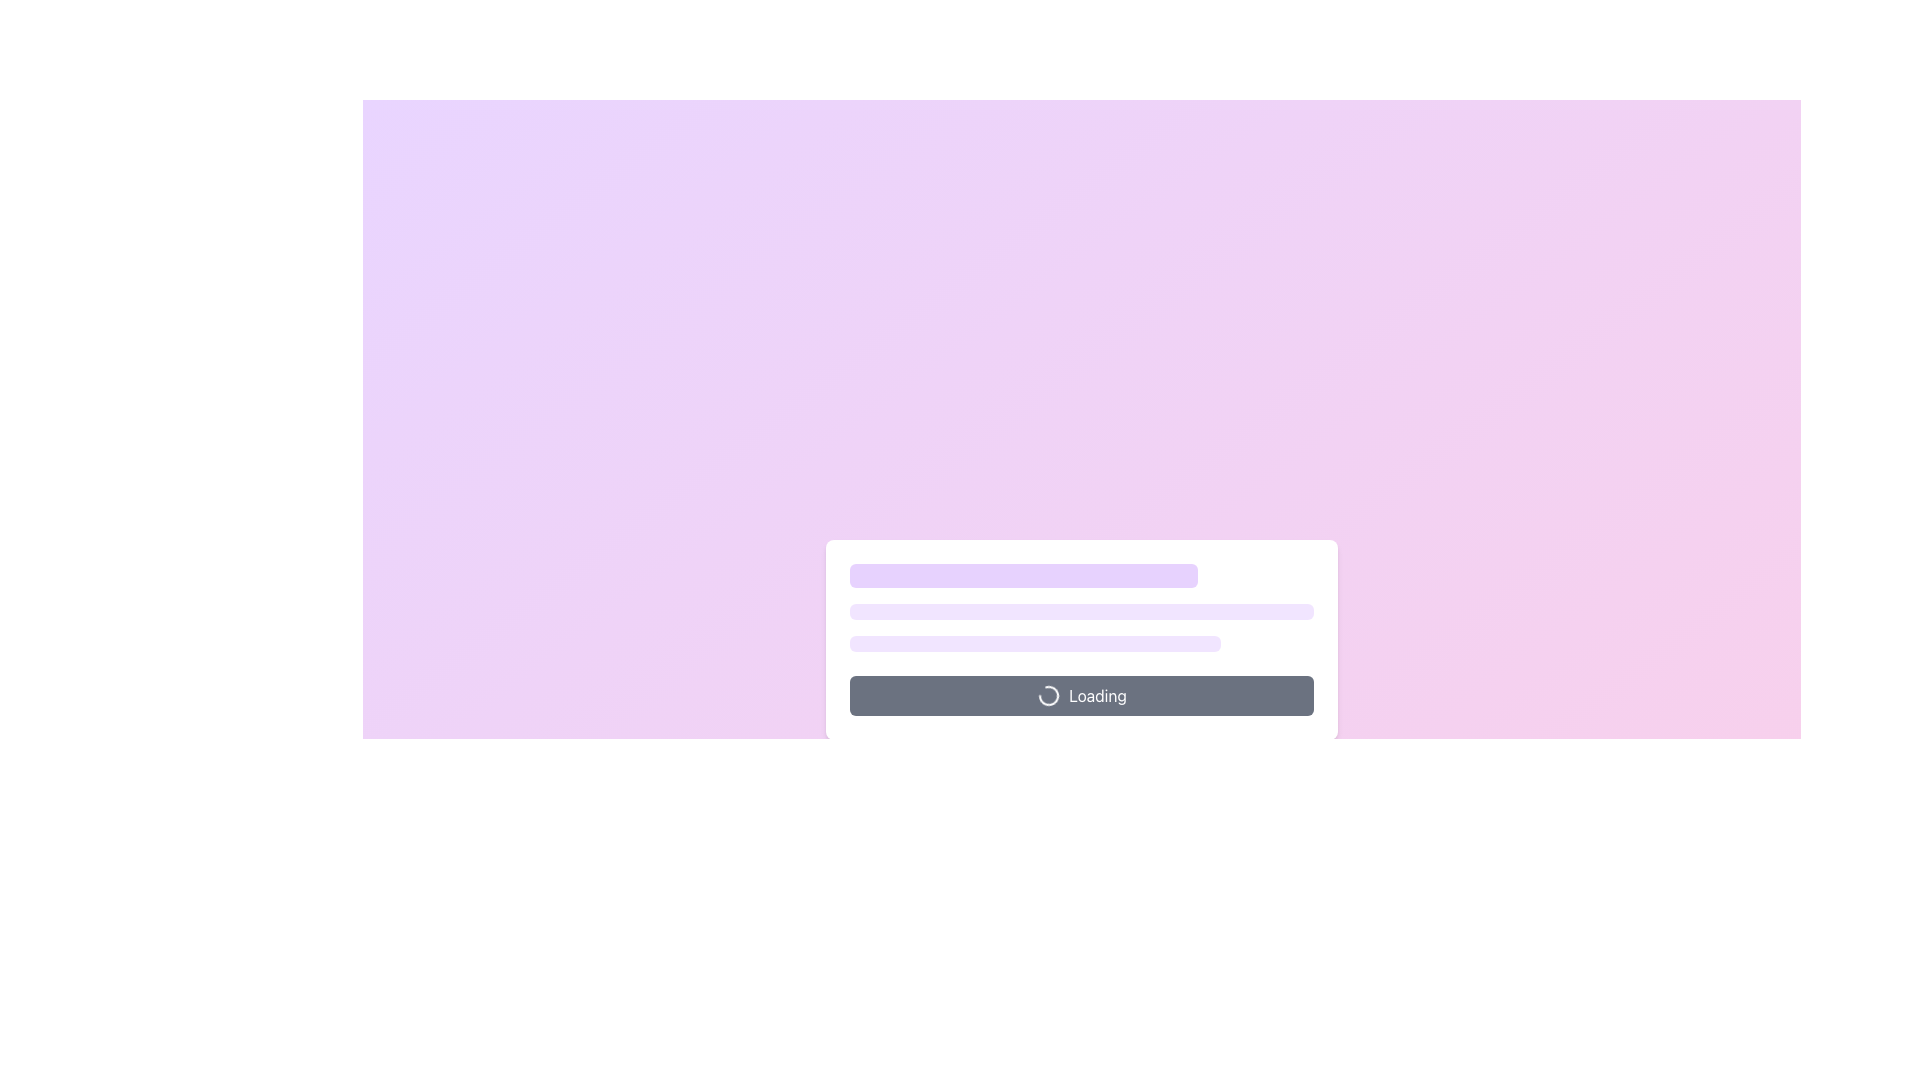  Describe the element at coordinates (1048, 694) in the screenshot. I see `the circular, spinning loader icon that is positioned to the left of the text 'Loading' within a gray button` at that location.